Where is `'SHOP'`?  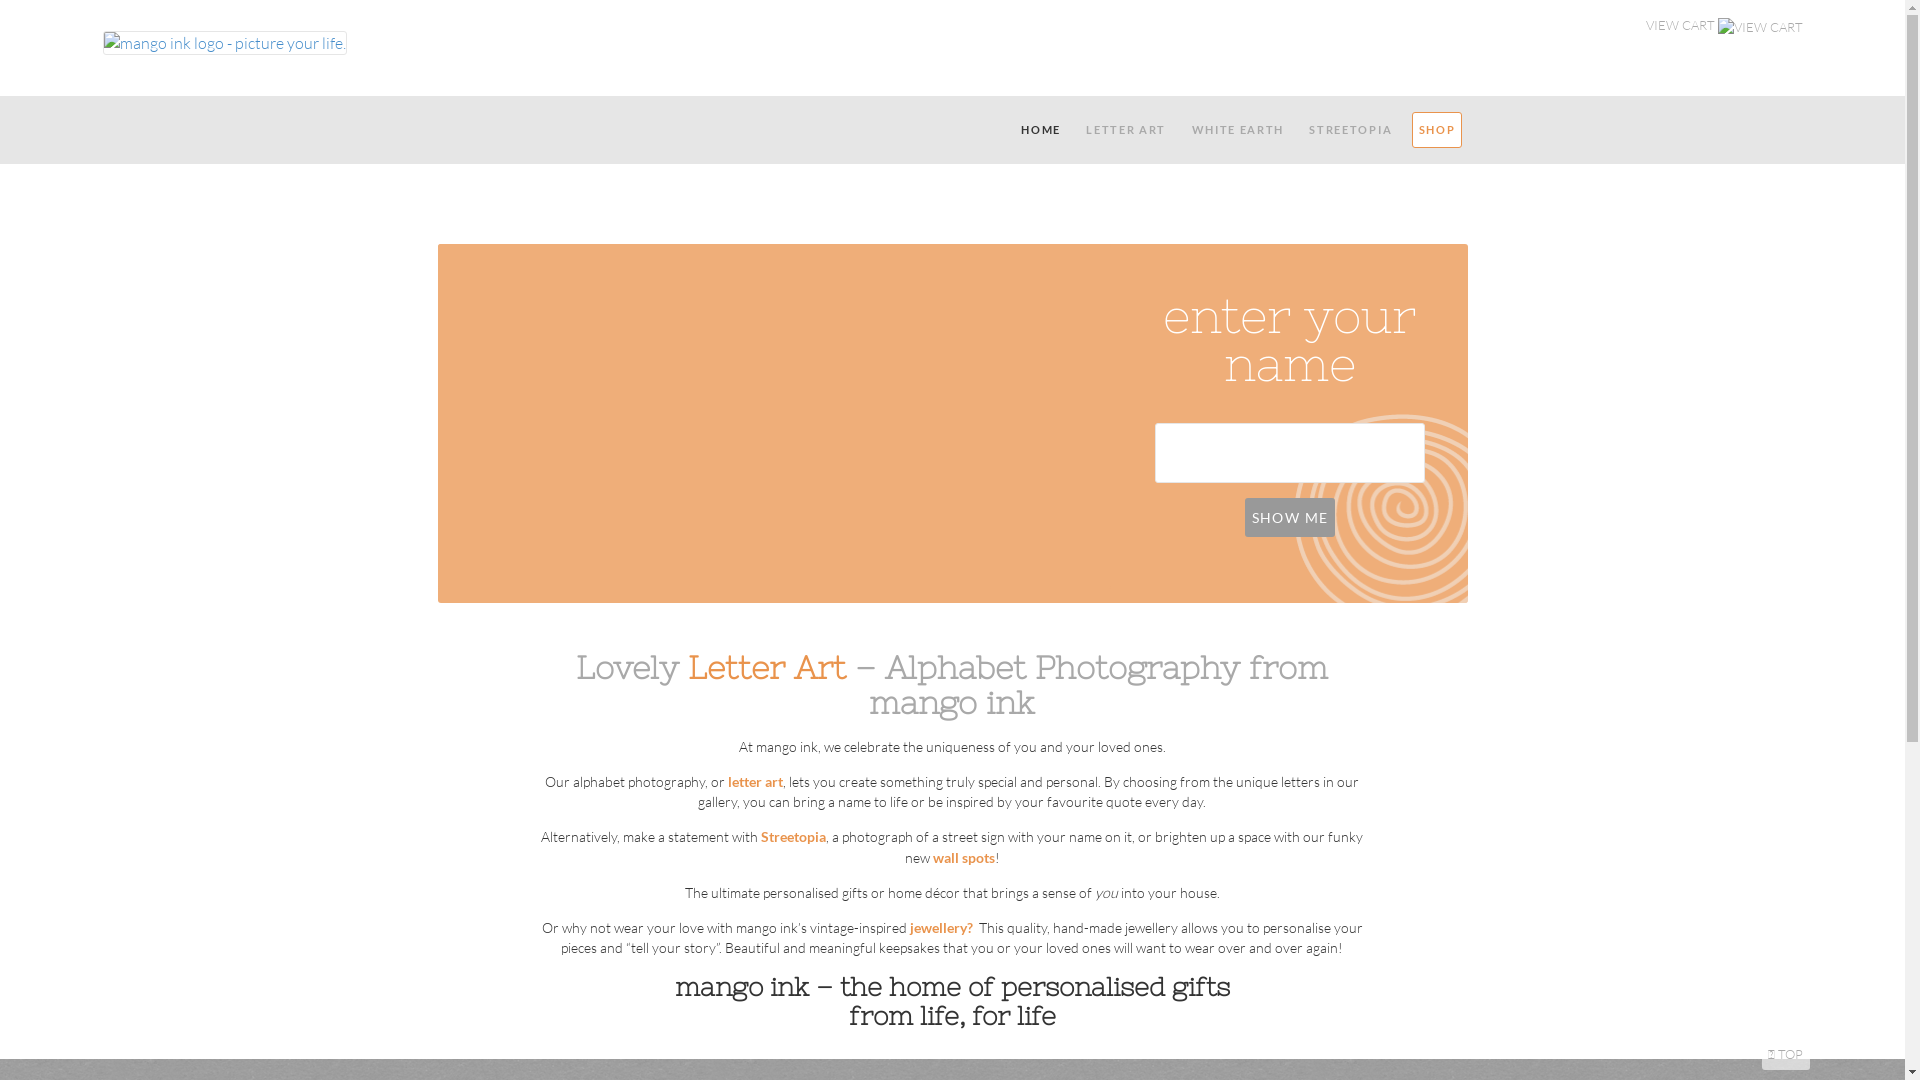 'SHOP' is located at coordinates (1435, 130).